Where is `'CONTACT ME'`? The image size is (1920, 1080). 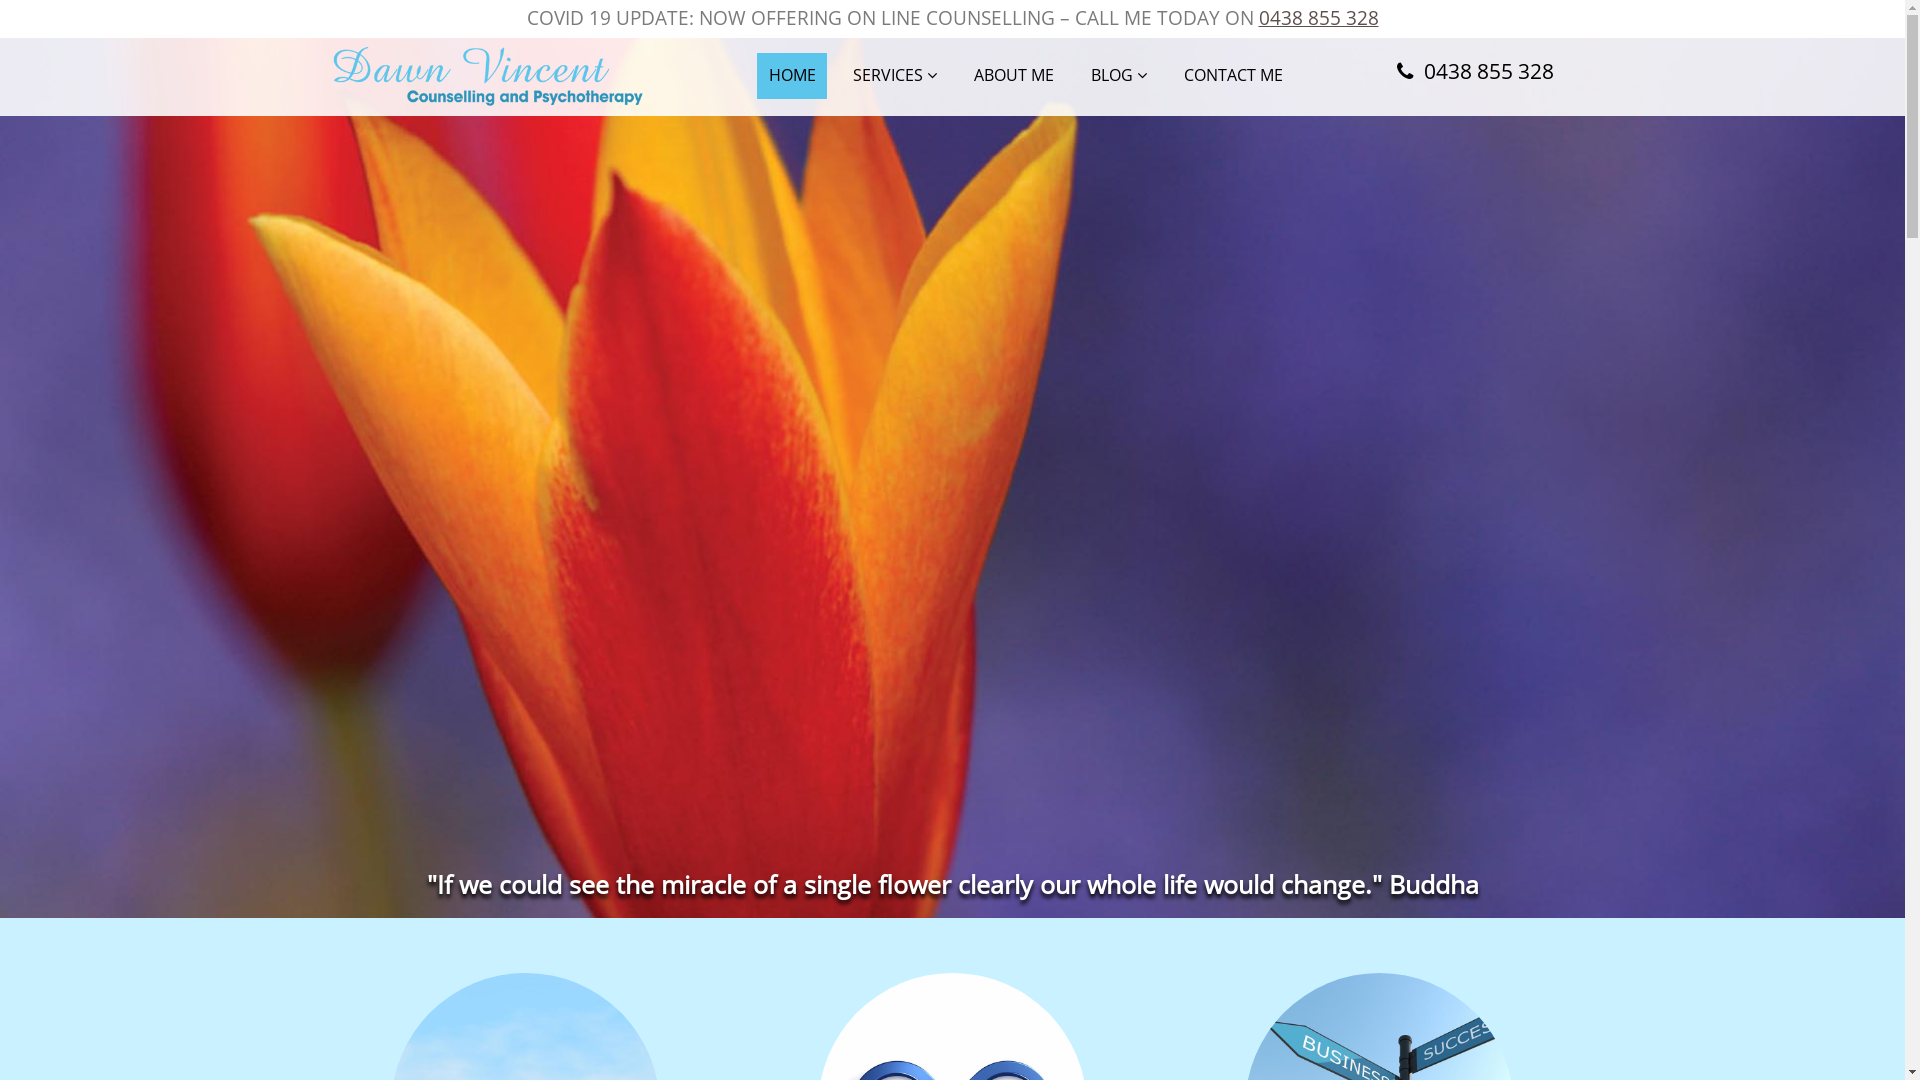
'CONTACT ME' is located at coordinates (1232, 75).